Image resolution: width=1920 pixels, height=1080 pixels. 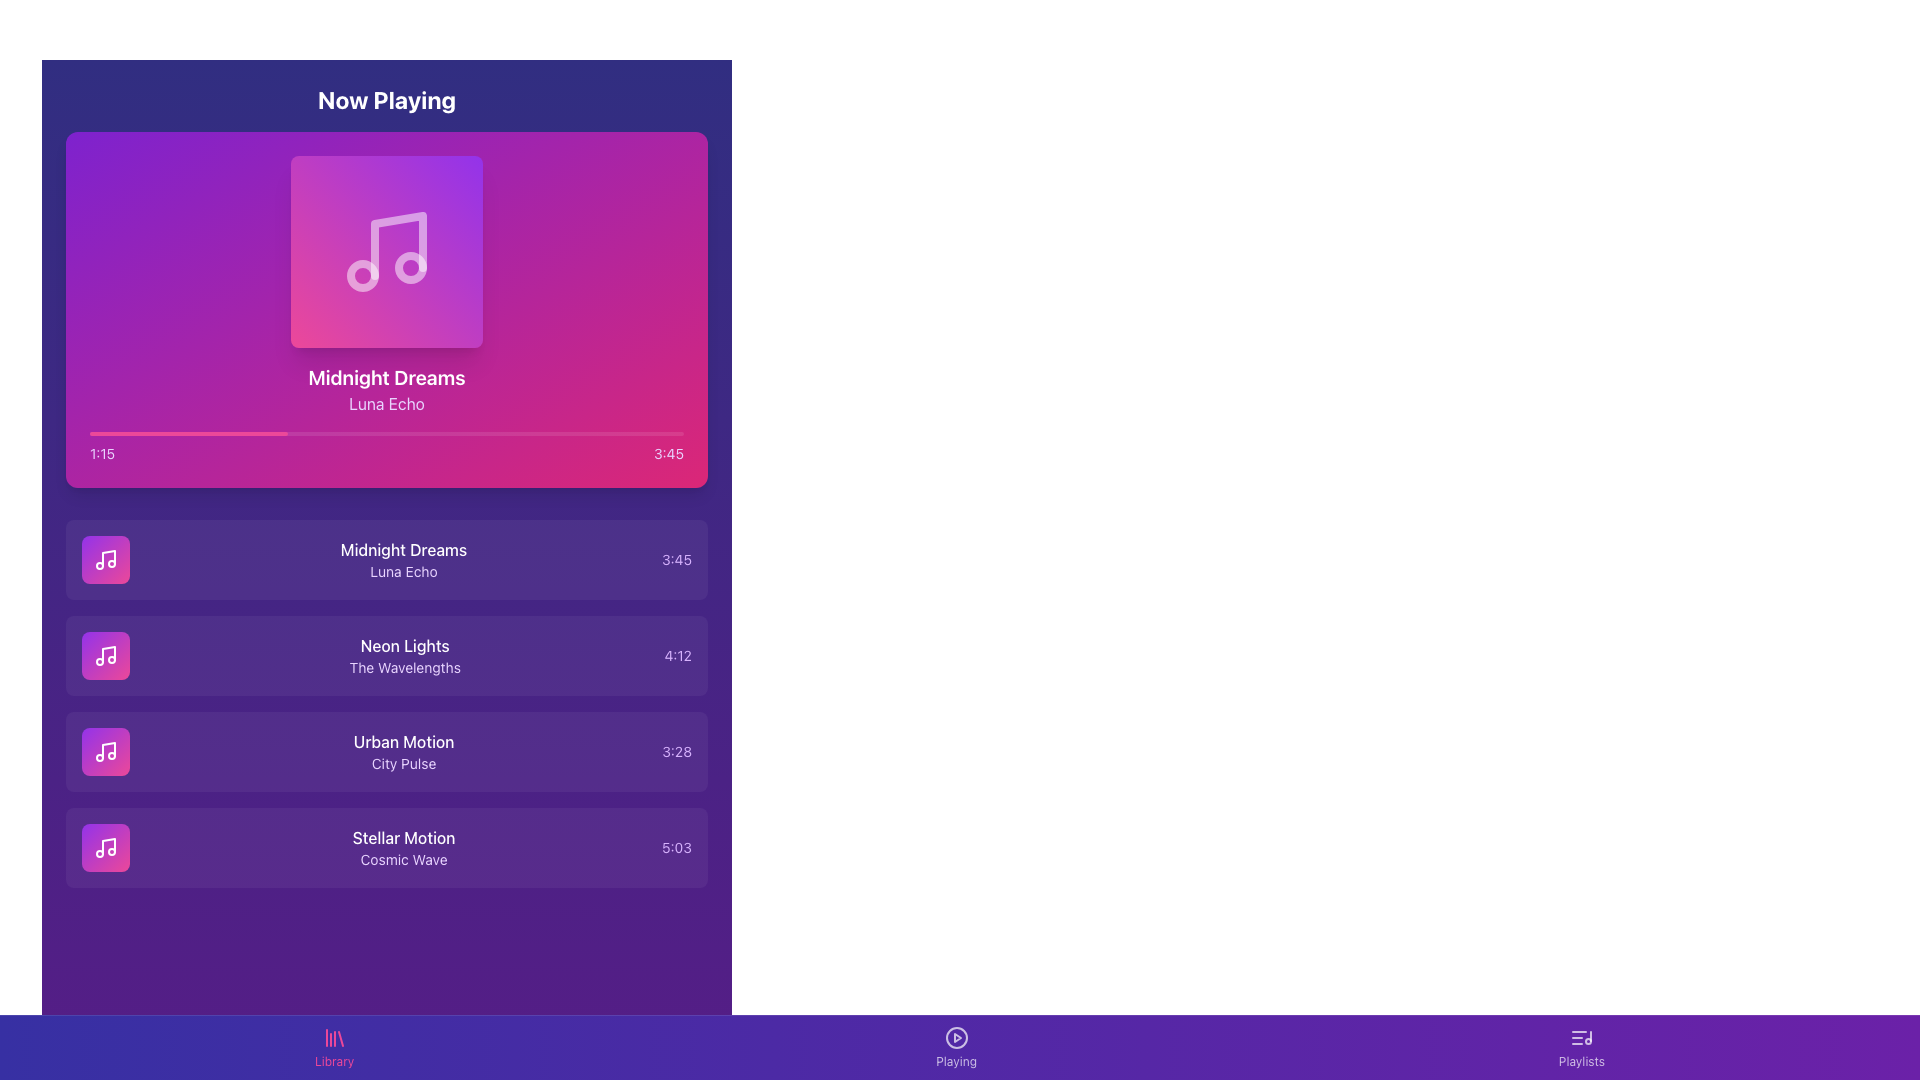 What do you see at coordinates (351, 433) in the screenshot?
I see `the slider` at bounding box center [351, 433].